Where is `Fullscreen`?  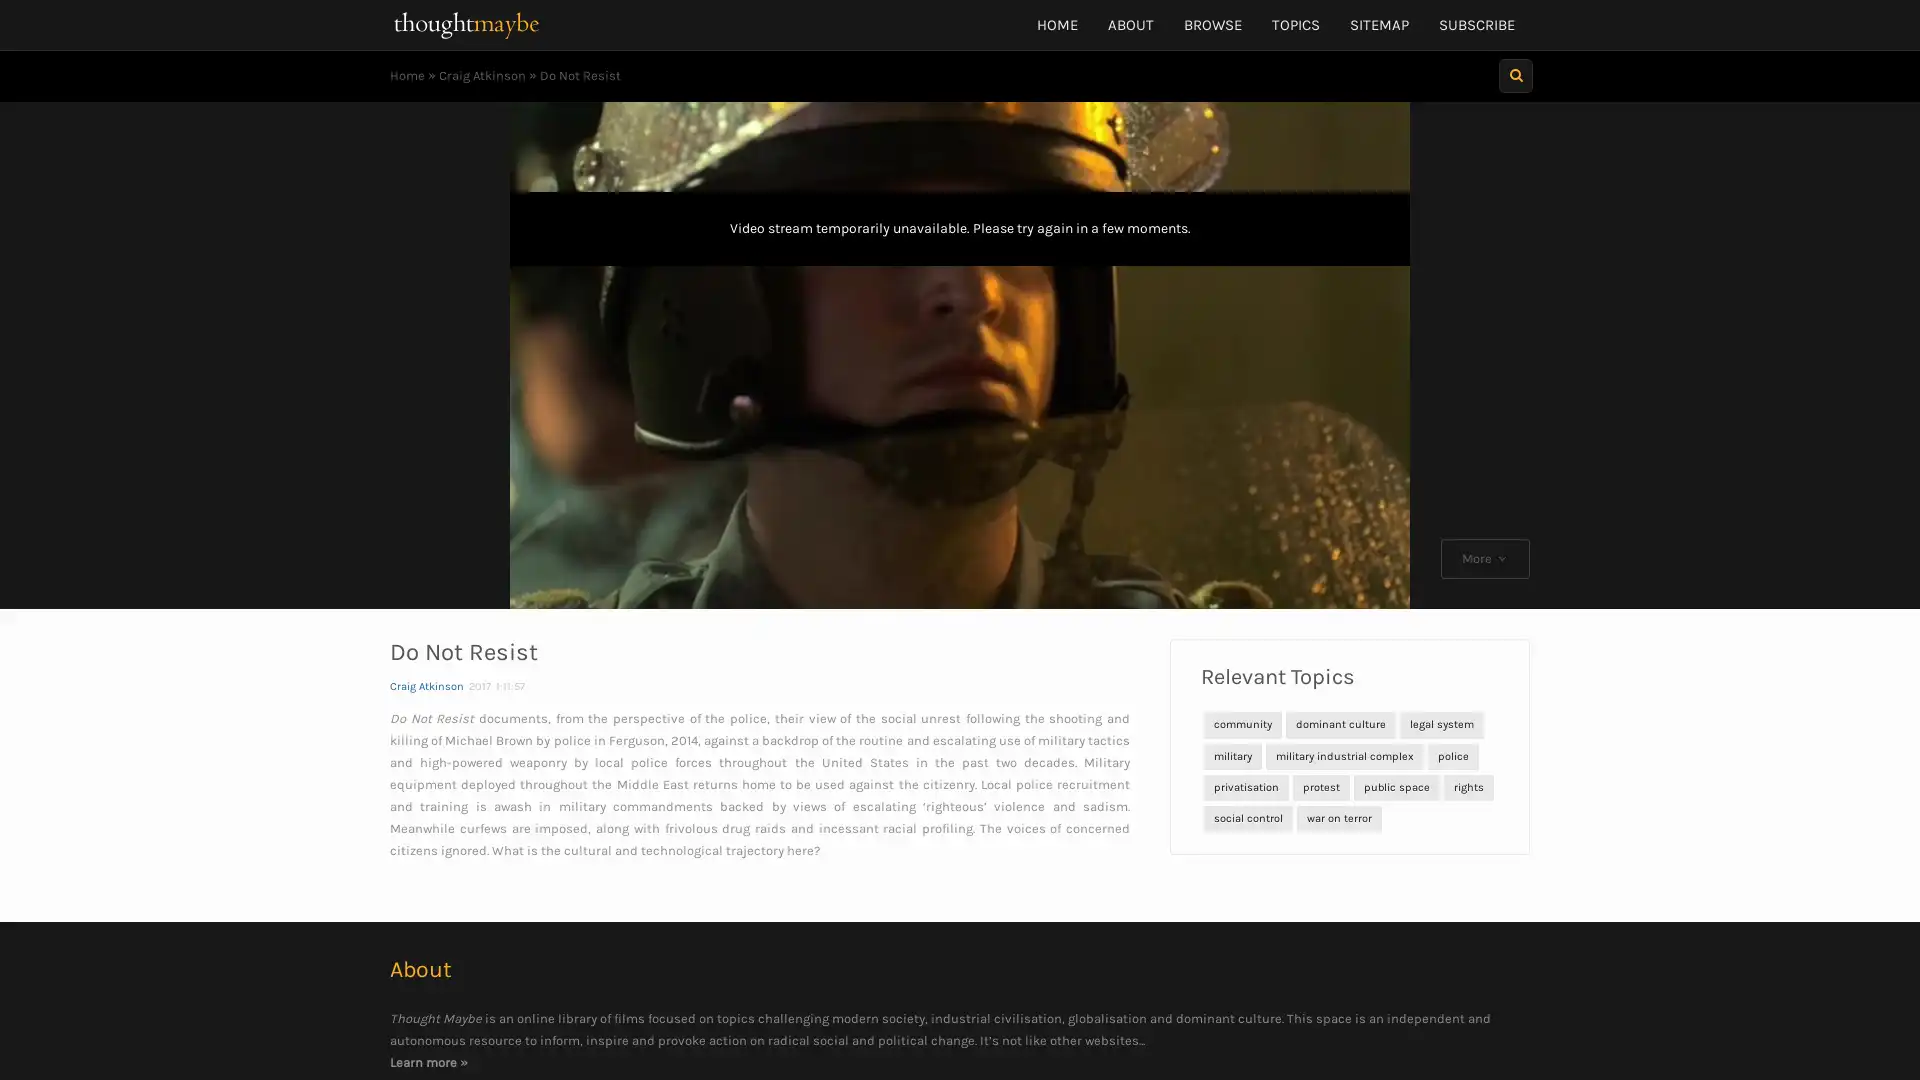
Fullscreen is located at coordinates (1382, 588).